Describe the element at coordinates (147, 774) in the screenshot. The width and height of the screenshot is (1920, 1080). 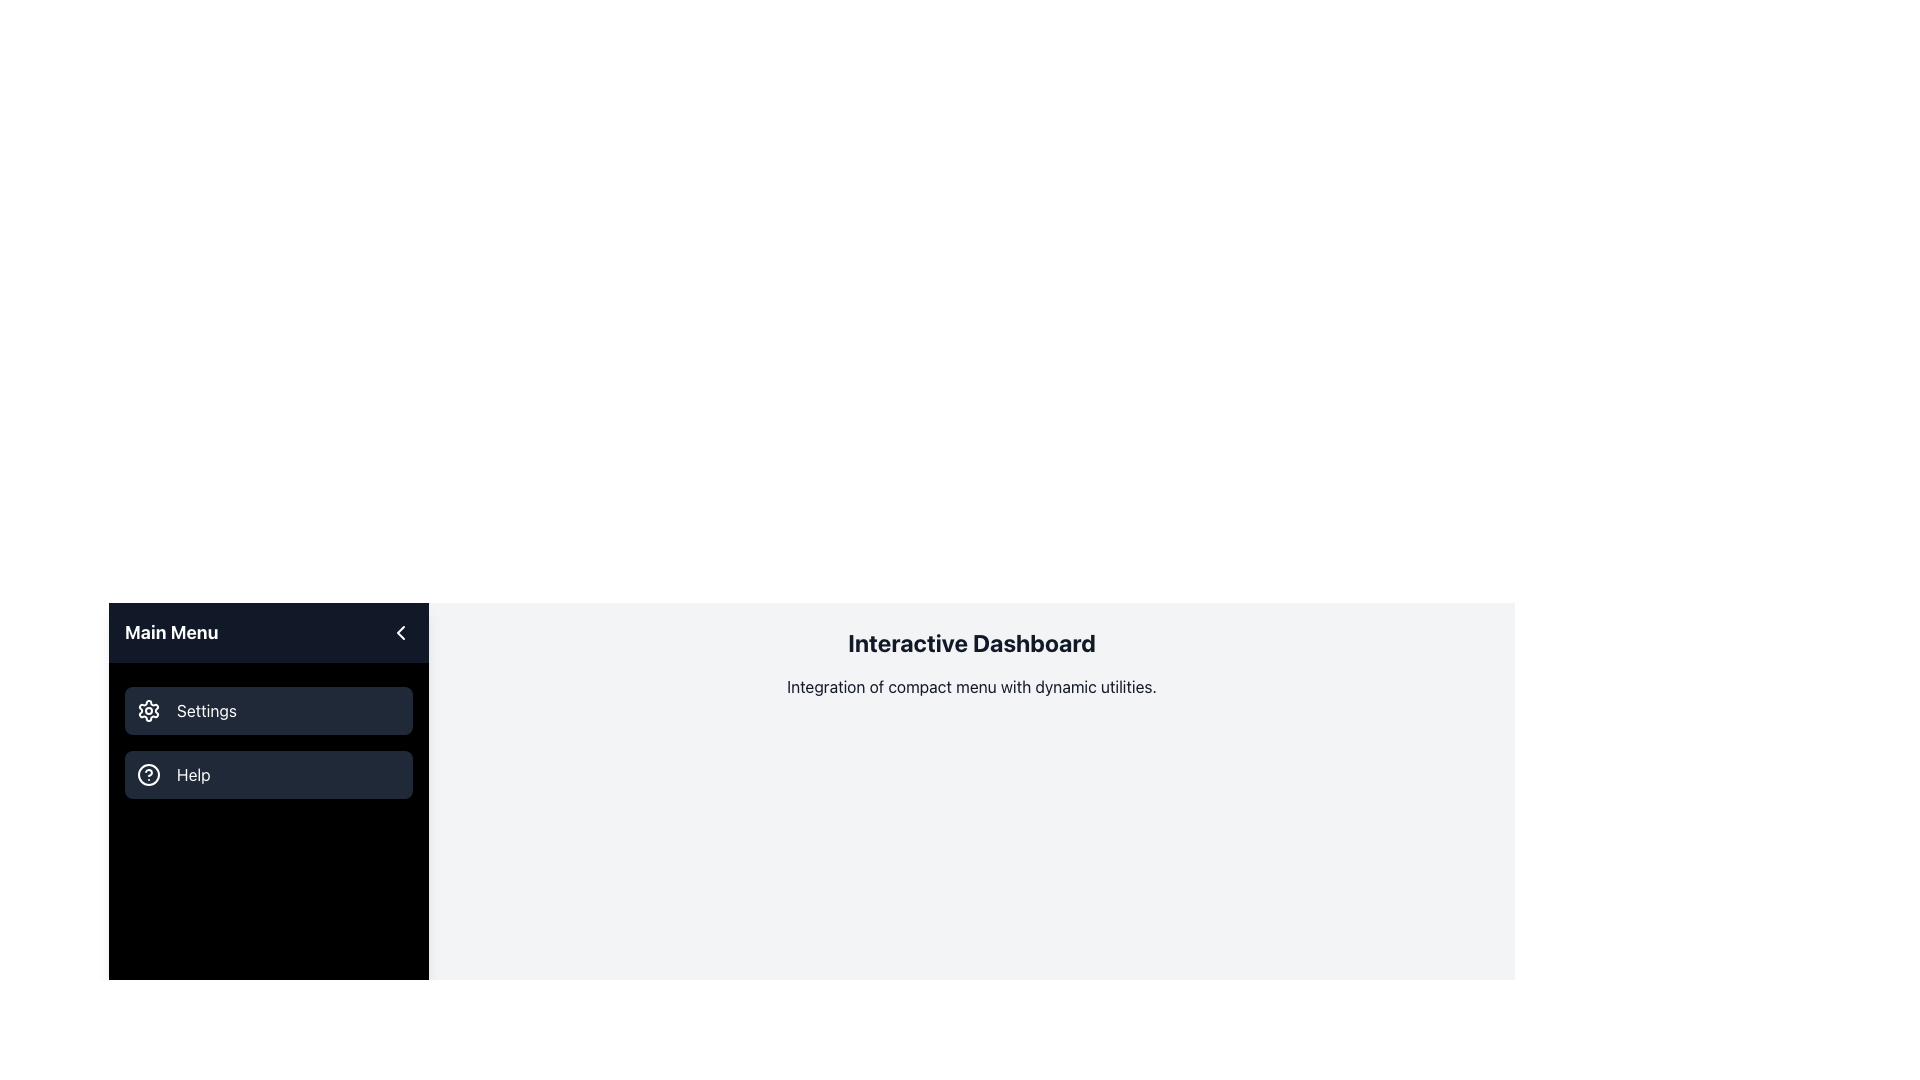
I see `the circular icon with a question mark in its center, located in the left navigation menu under 'Main Menu', next to 'Help'` at that location.